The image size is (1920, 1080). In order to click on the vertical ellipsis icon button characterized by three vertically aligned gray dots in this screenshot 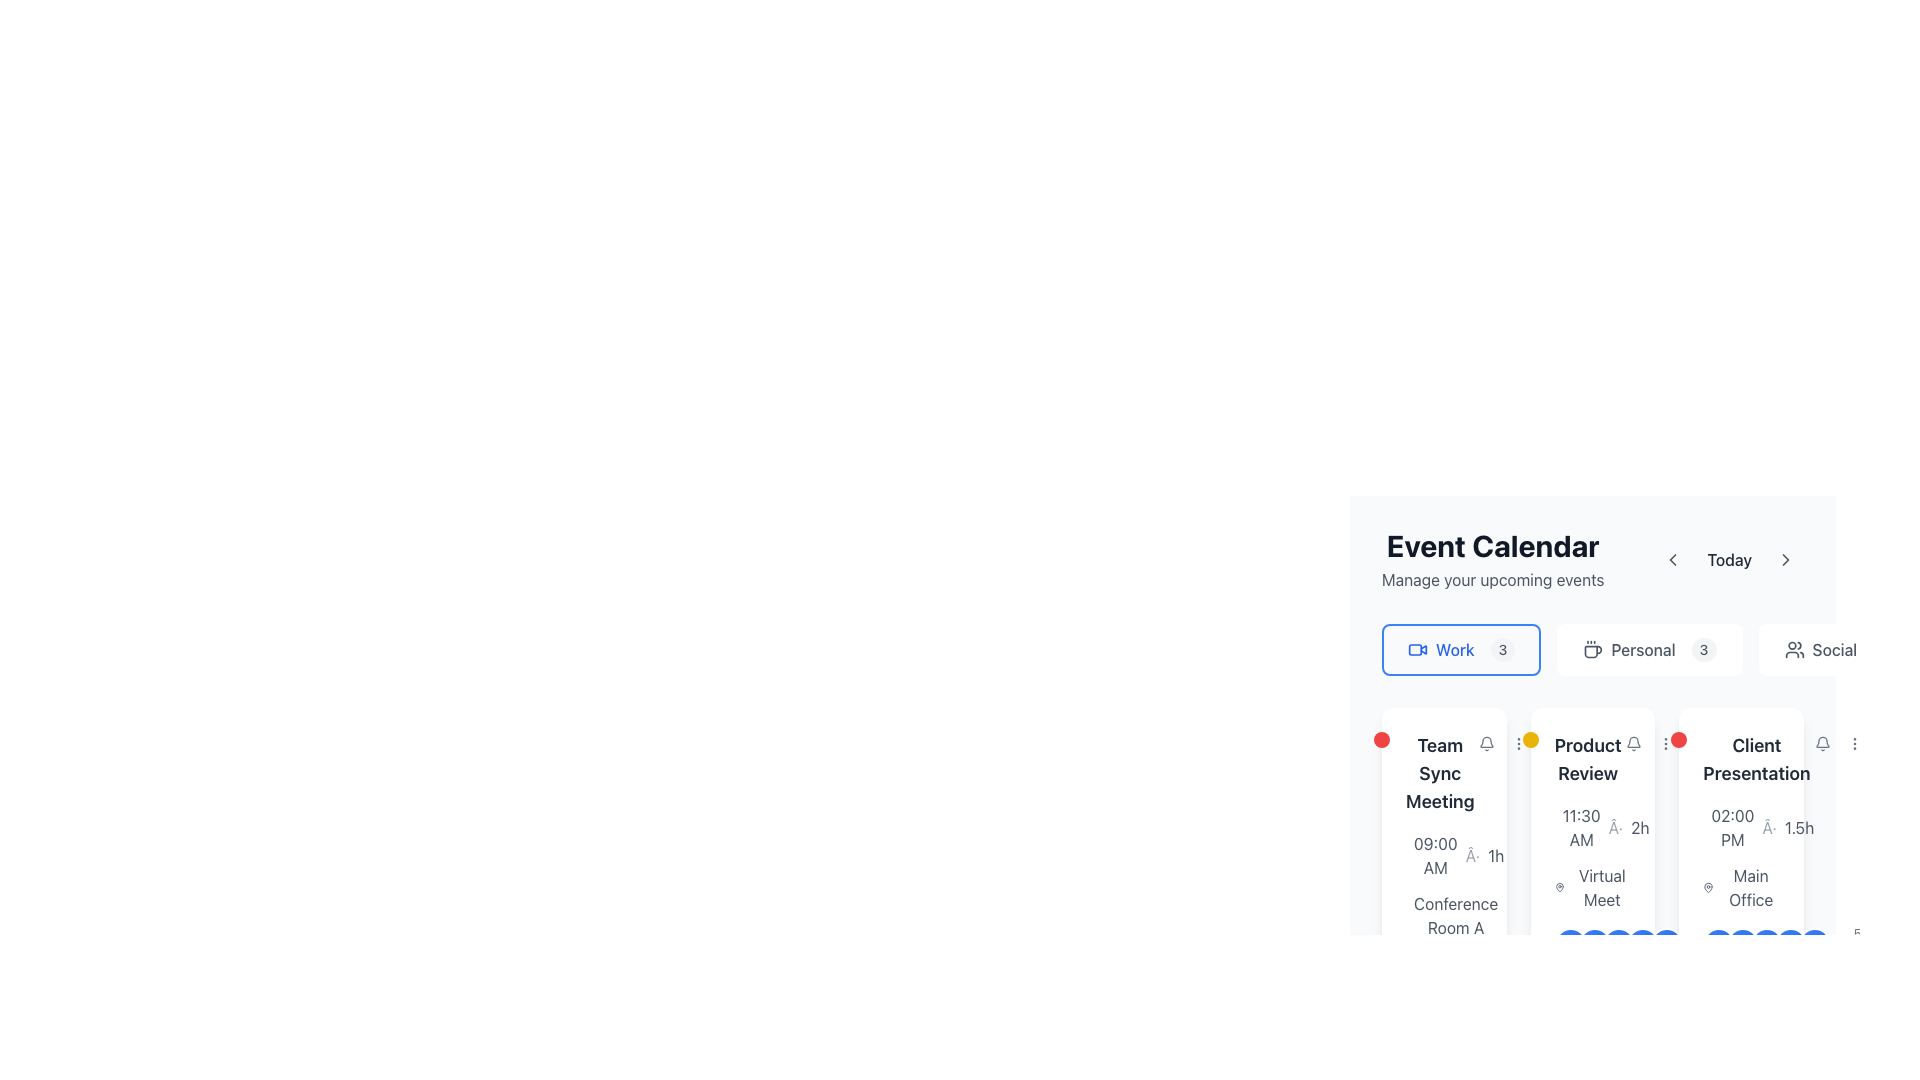, I will do `click(1853, 744)`.